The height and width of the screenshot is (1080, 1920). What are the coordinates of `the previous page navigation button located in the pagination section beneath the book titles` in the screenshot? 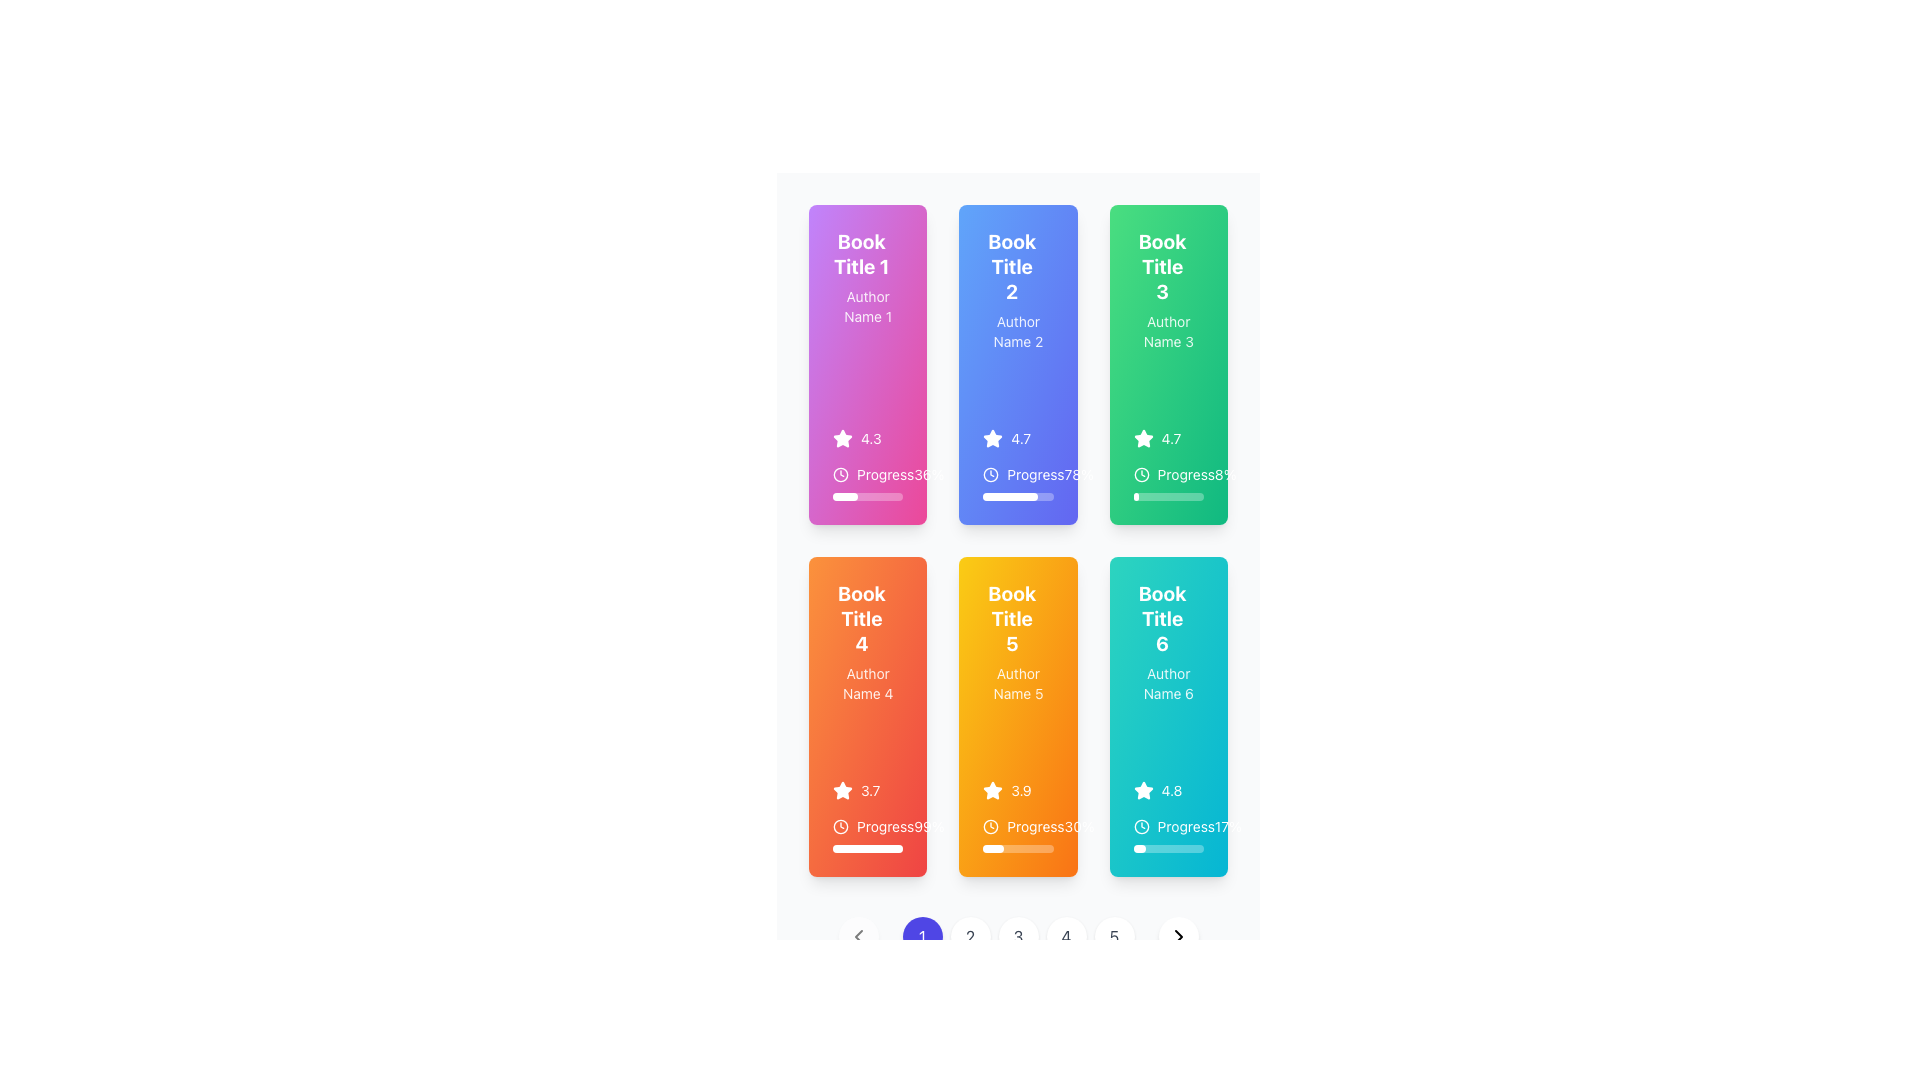 It's located at (858, 937).